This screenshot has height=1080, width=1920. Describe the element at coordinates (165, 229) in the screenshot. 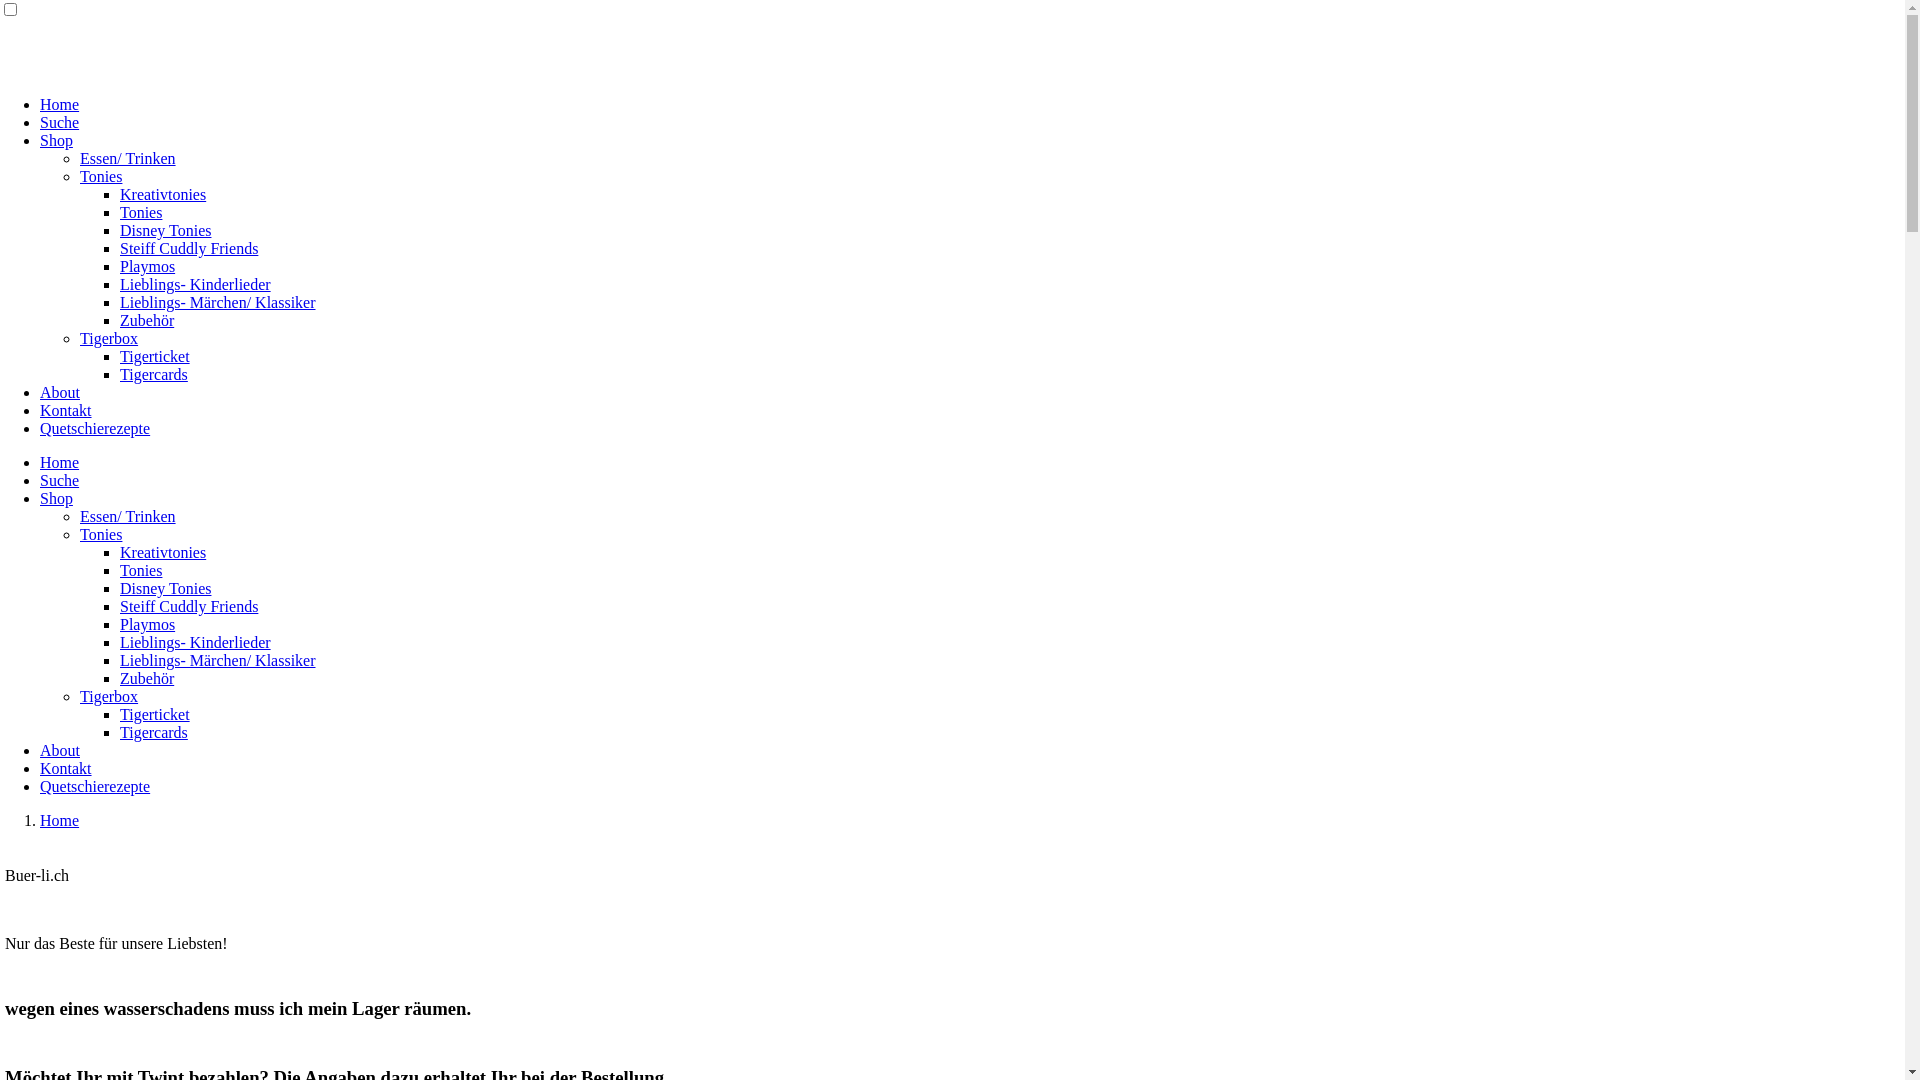

I see `'Disney Tonies'` at that location.